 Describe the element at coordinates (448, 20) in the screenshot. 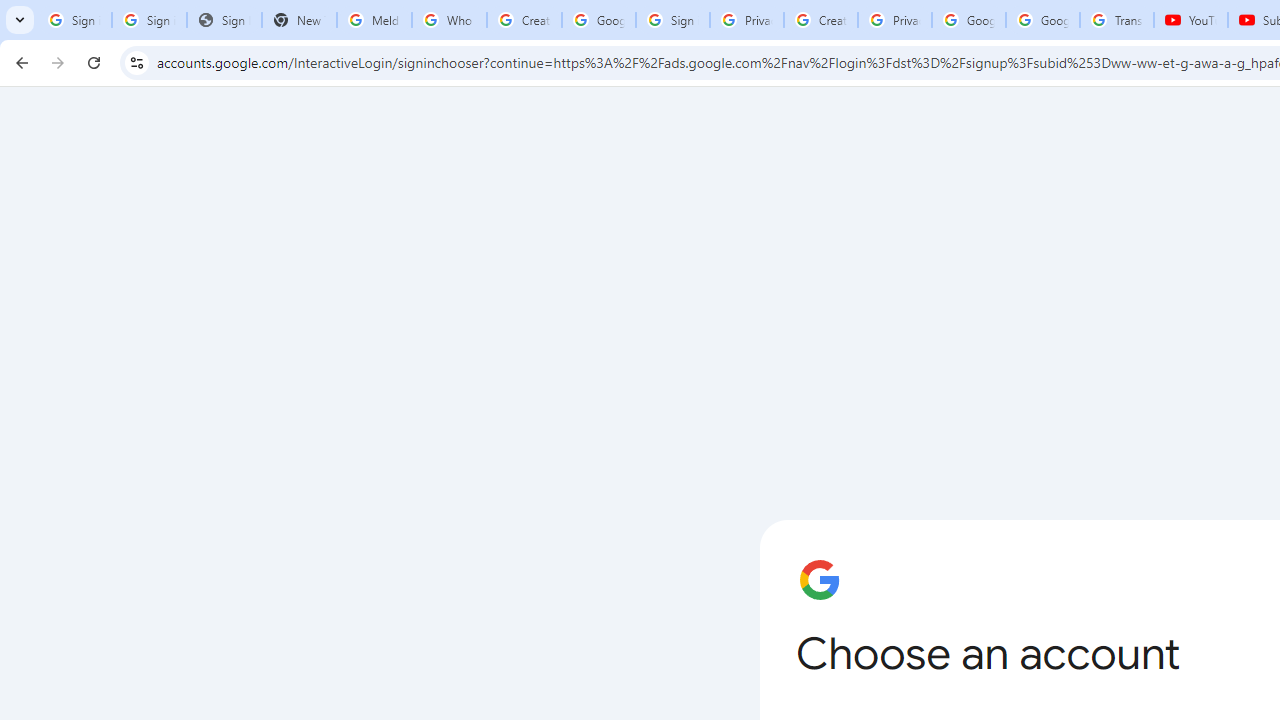

I see `'Who is my administrator? - Google Account Help'` at that location.